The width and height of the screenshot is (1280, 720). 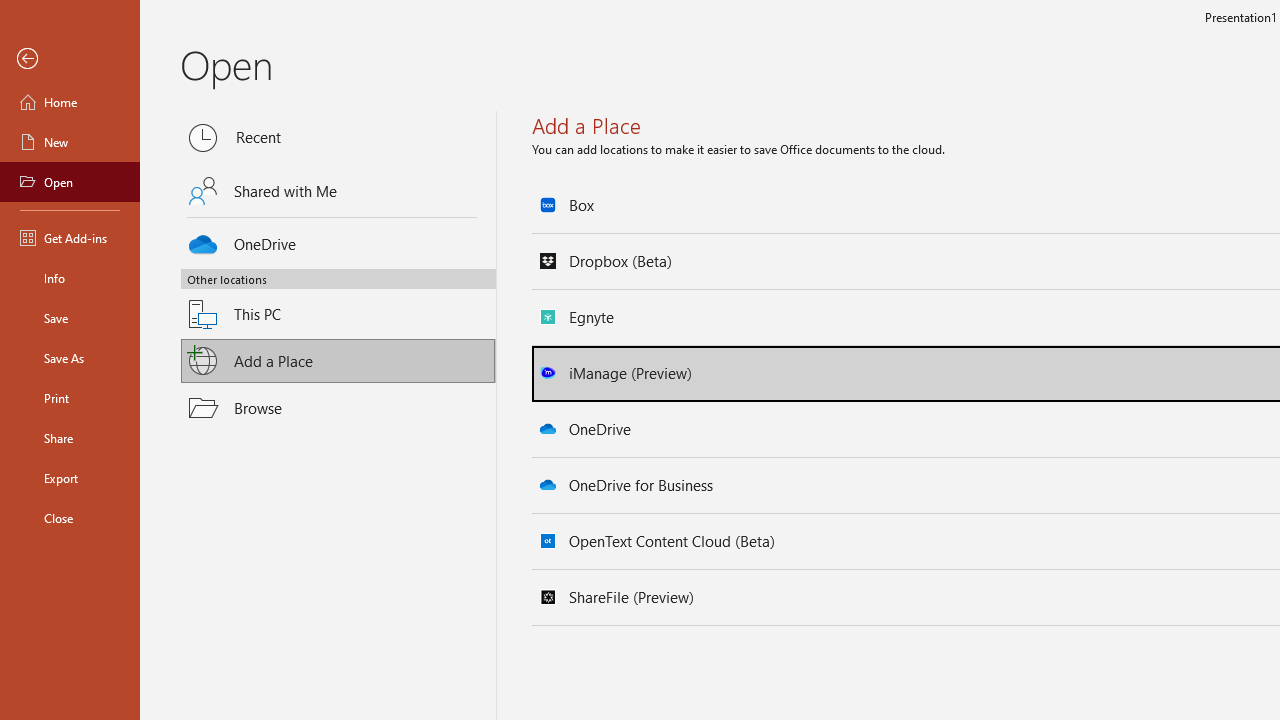 I want to click on 'Browse', so click(x=338, y=406).